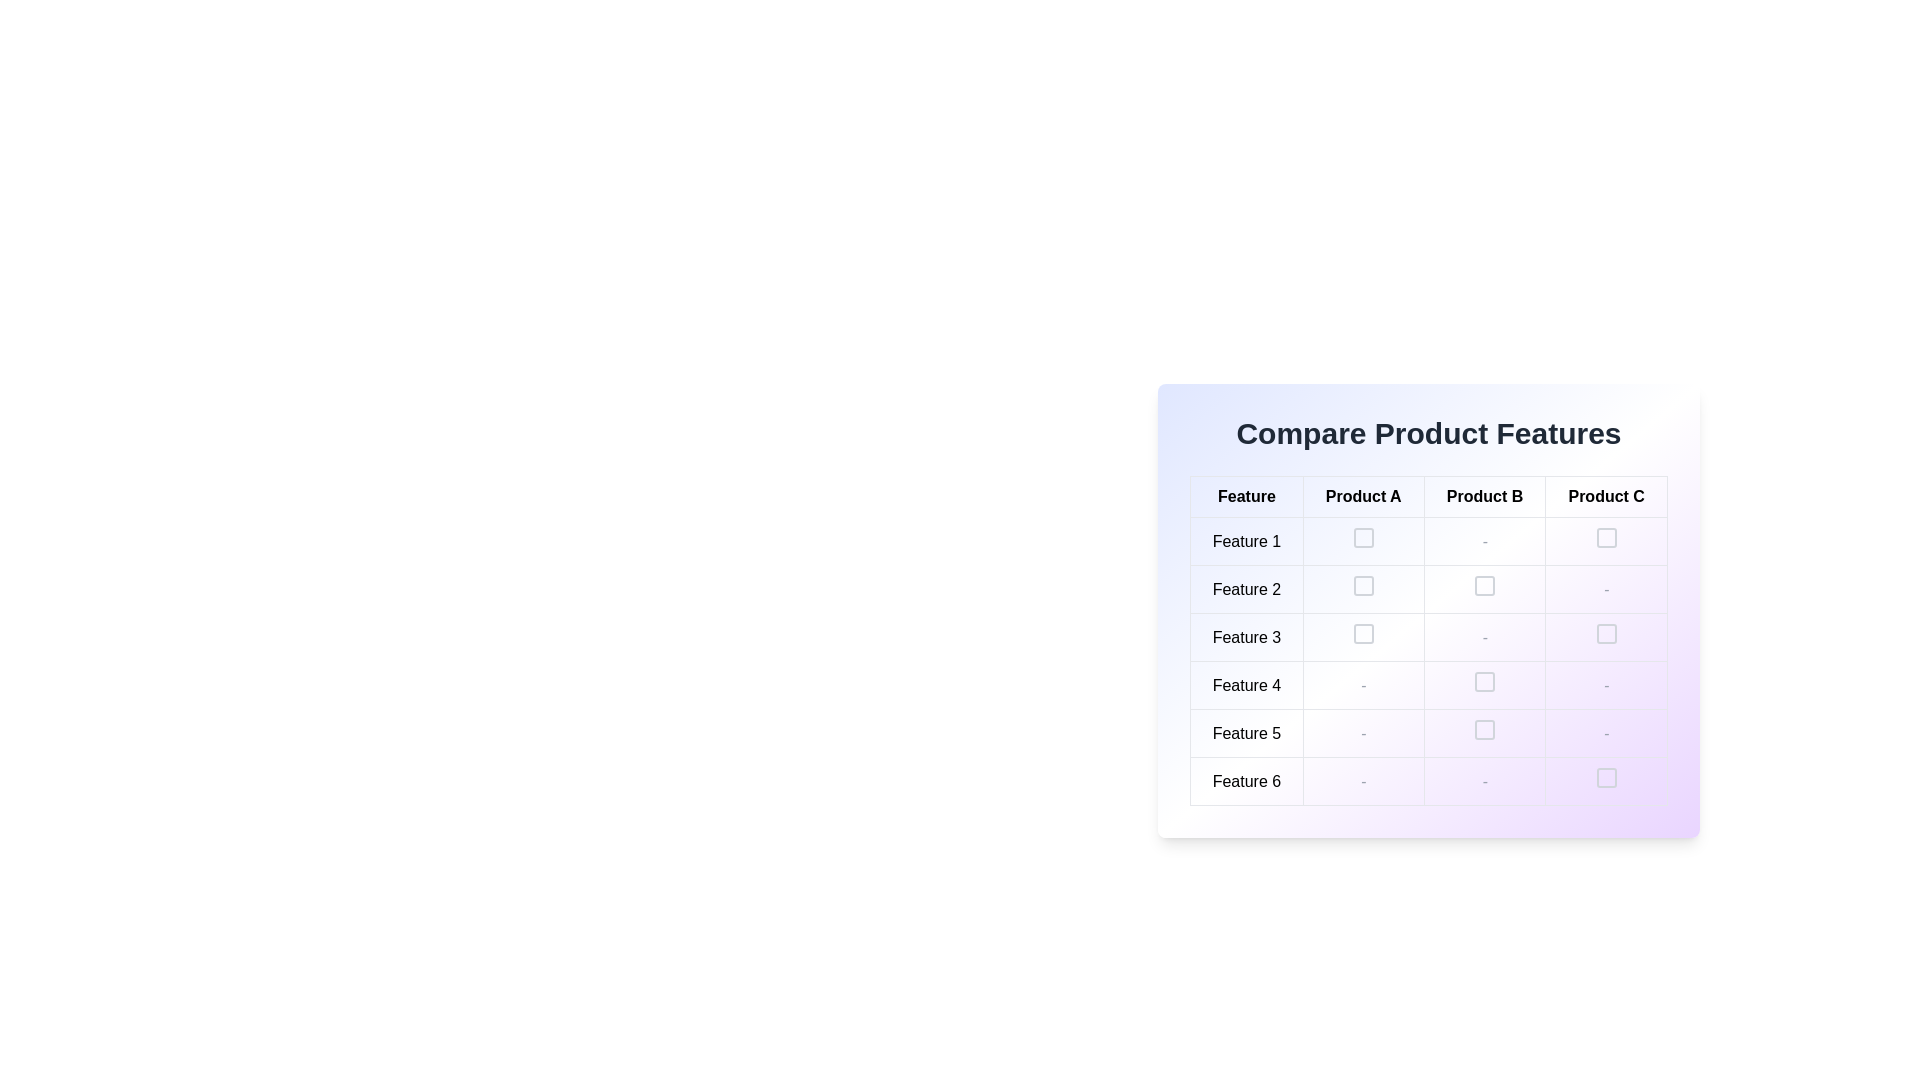 The width and height of the screenshot is (1920, 1080). I want to click on the text label displaying the word 'Feature' in bold and black font, which is the first column header in the 'Compare Product Features' section of the UI, so click(1245, 496).